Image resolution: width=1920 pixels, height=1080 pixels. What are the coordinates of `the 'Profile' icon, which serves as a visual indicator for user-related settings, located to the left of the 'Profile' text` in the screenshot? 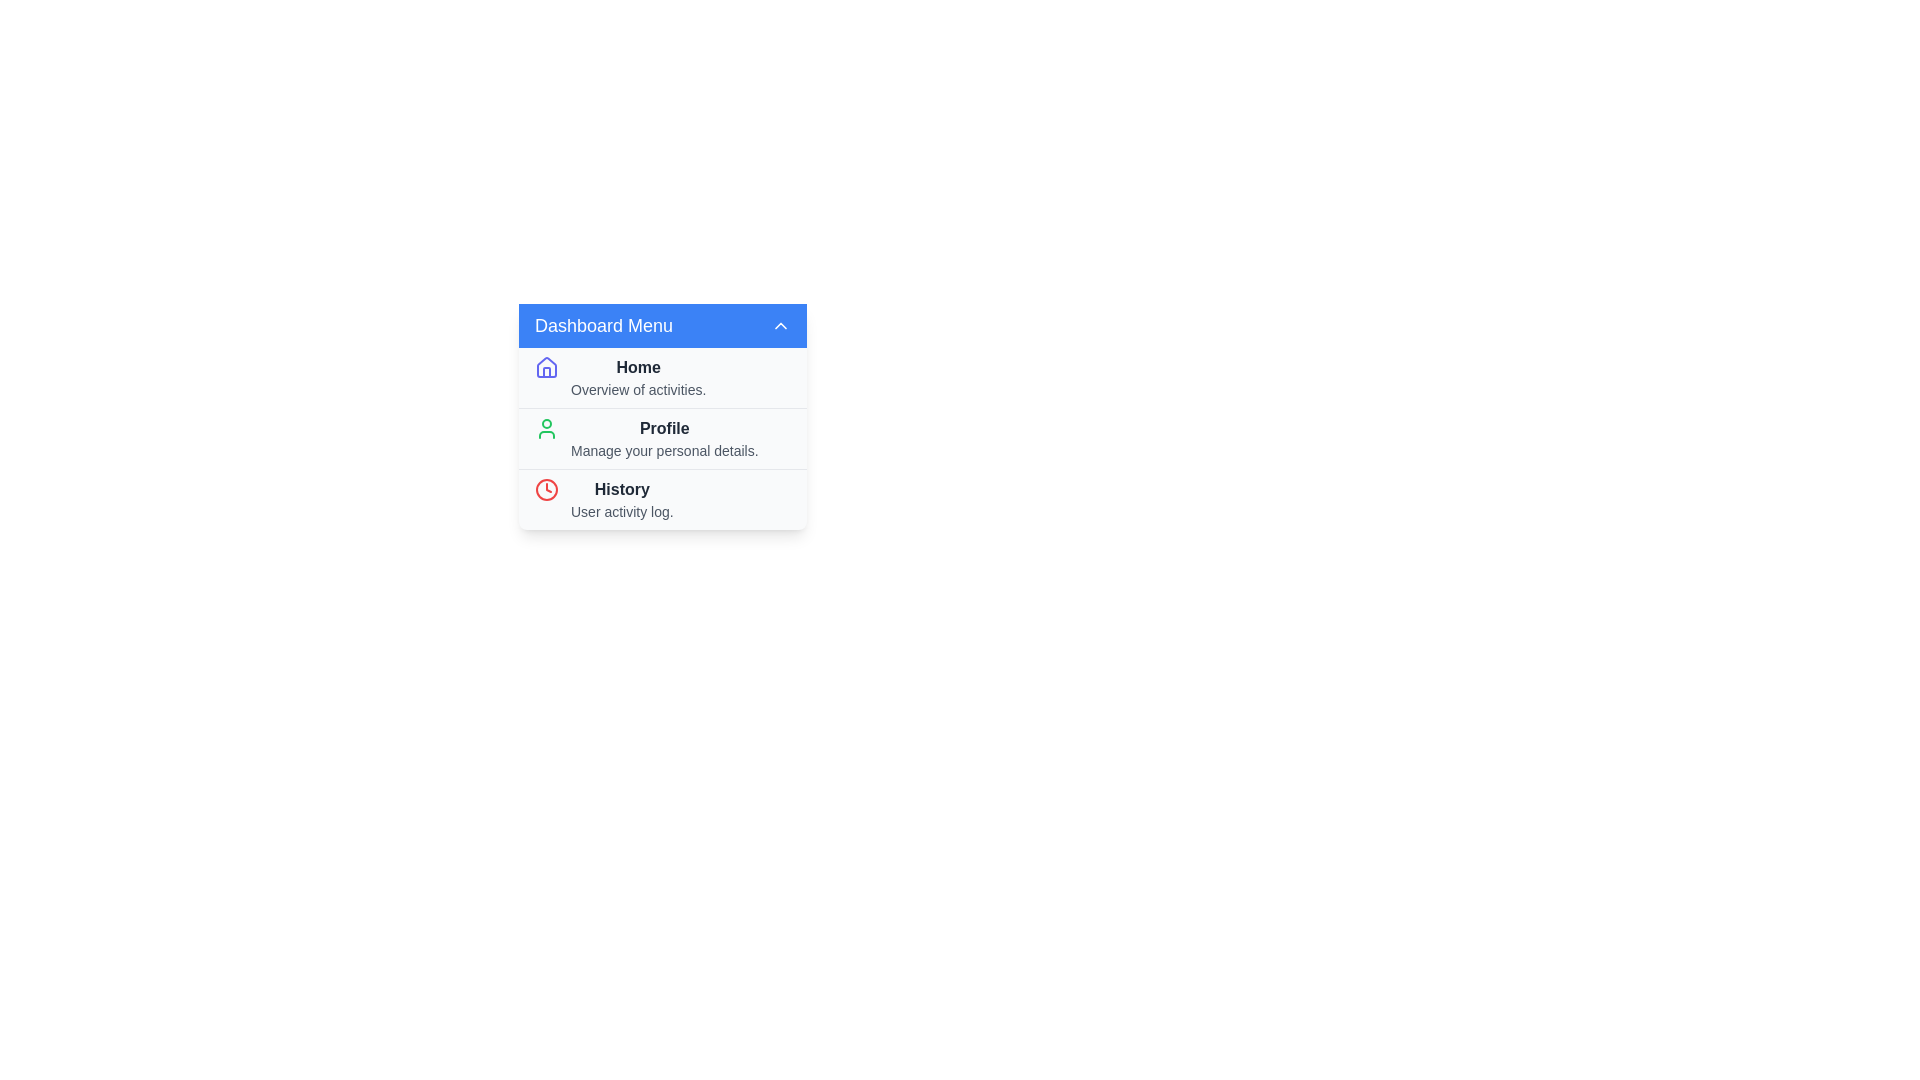 It's located at (547, 427).